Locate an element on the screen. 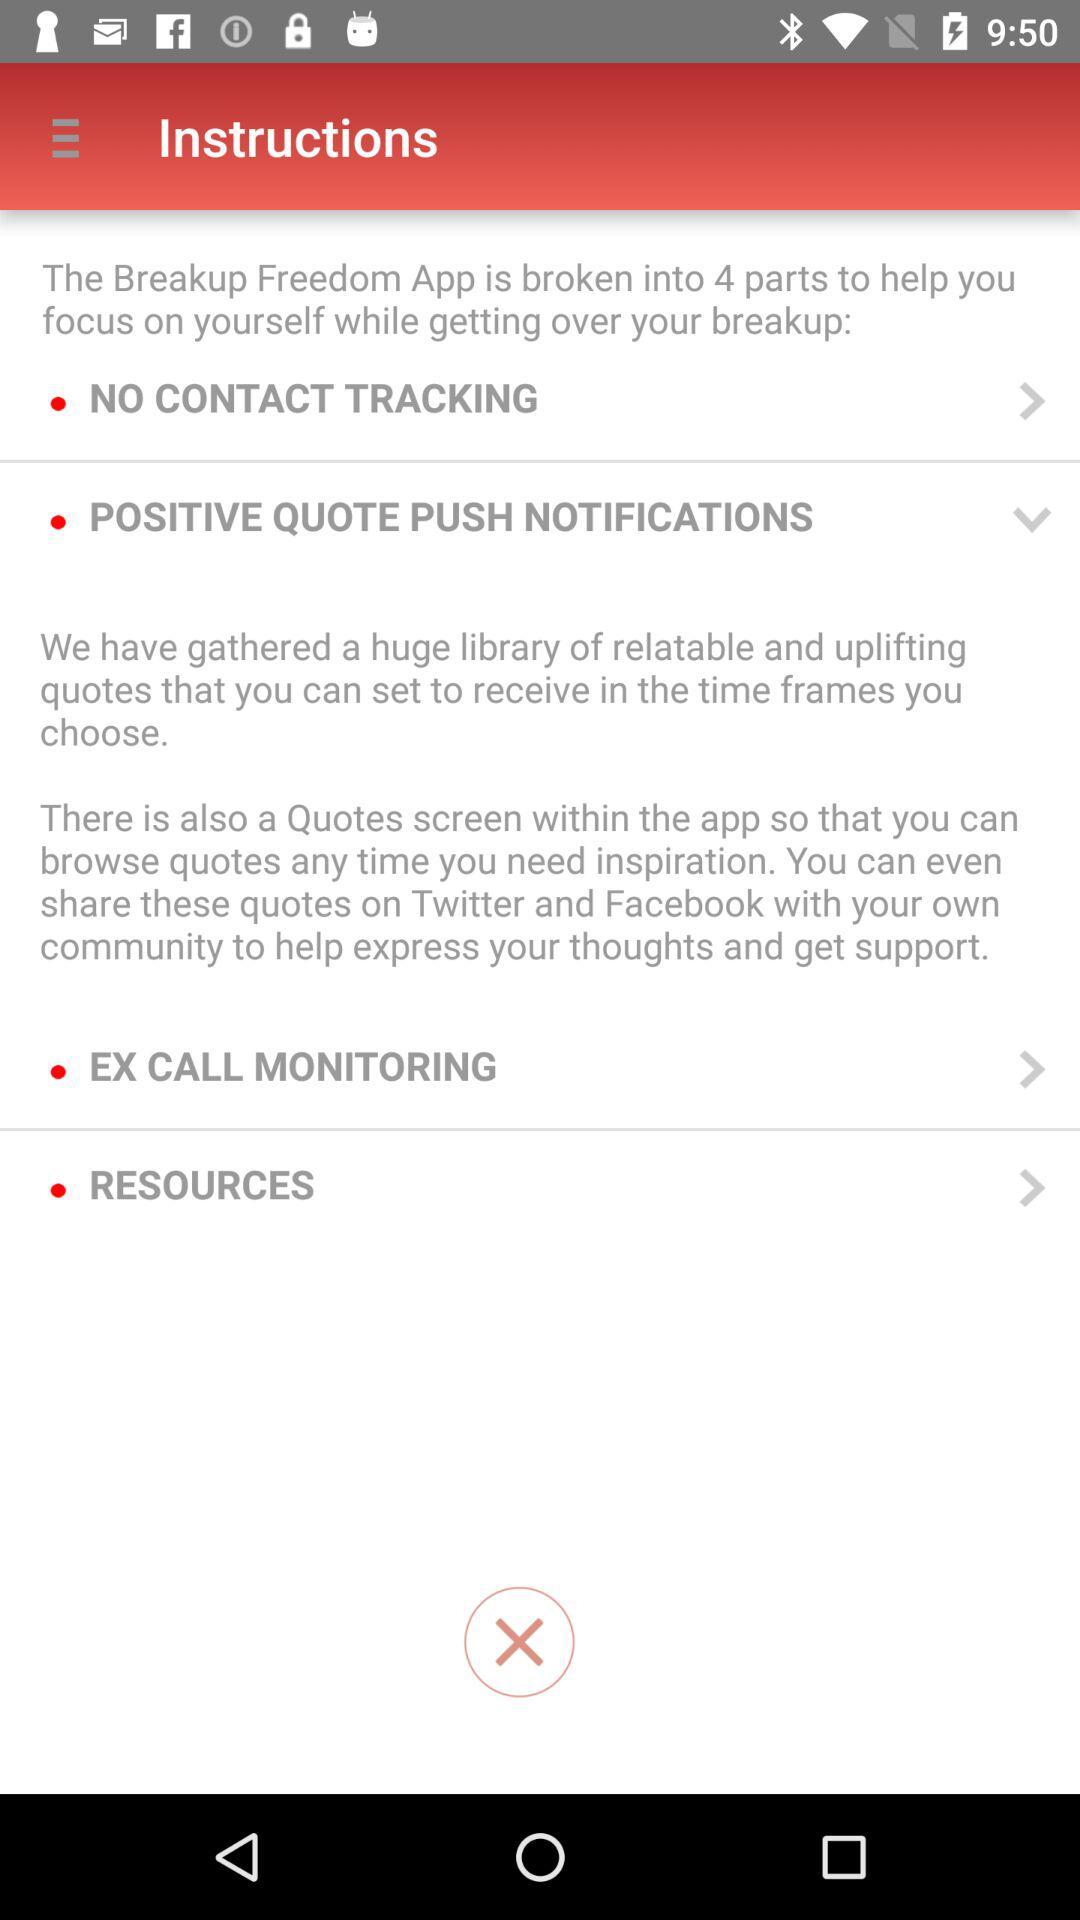 This screenshot has height=1920, width=1080. instructions is located at coordinates (518, 1642).